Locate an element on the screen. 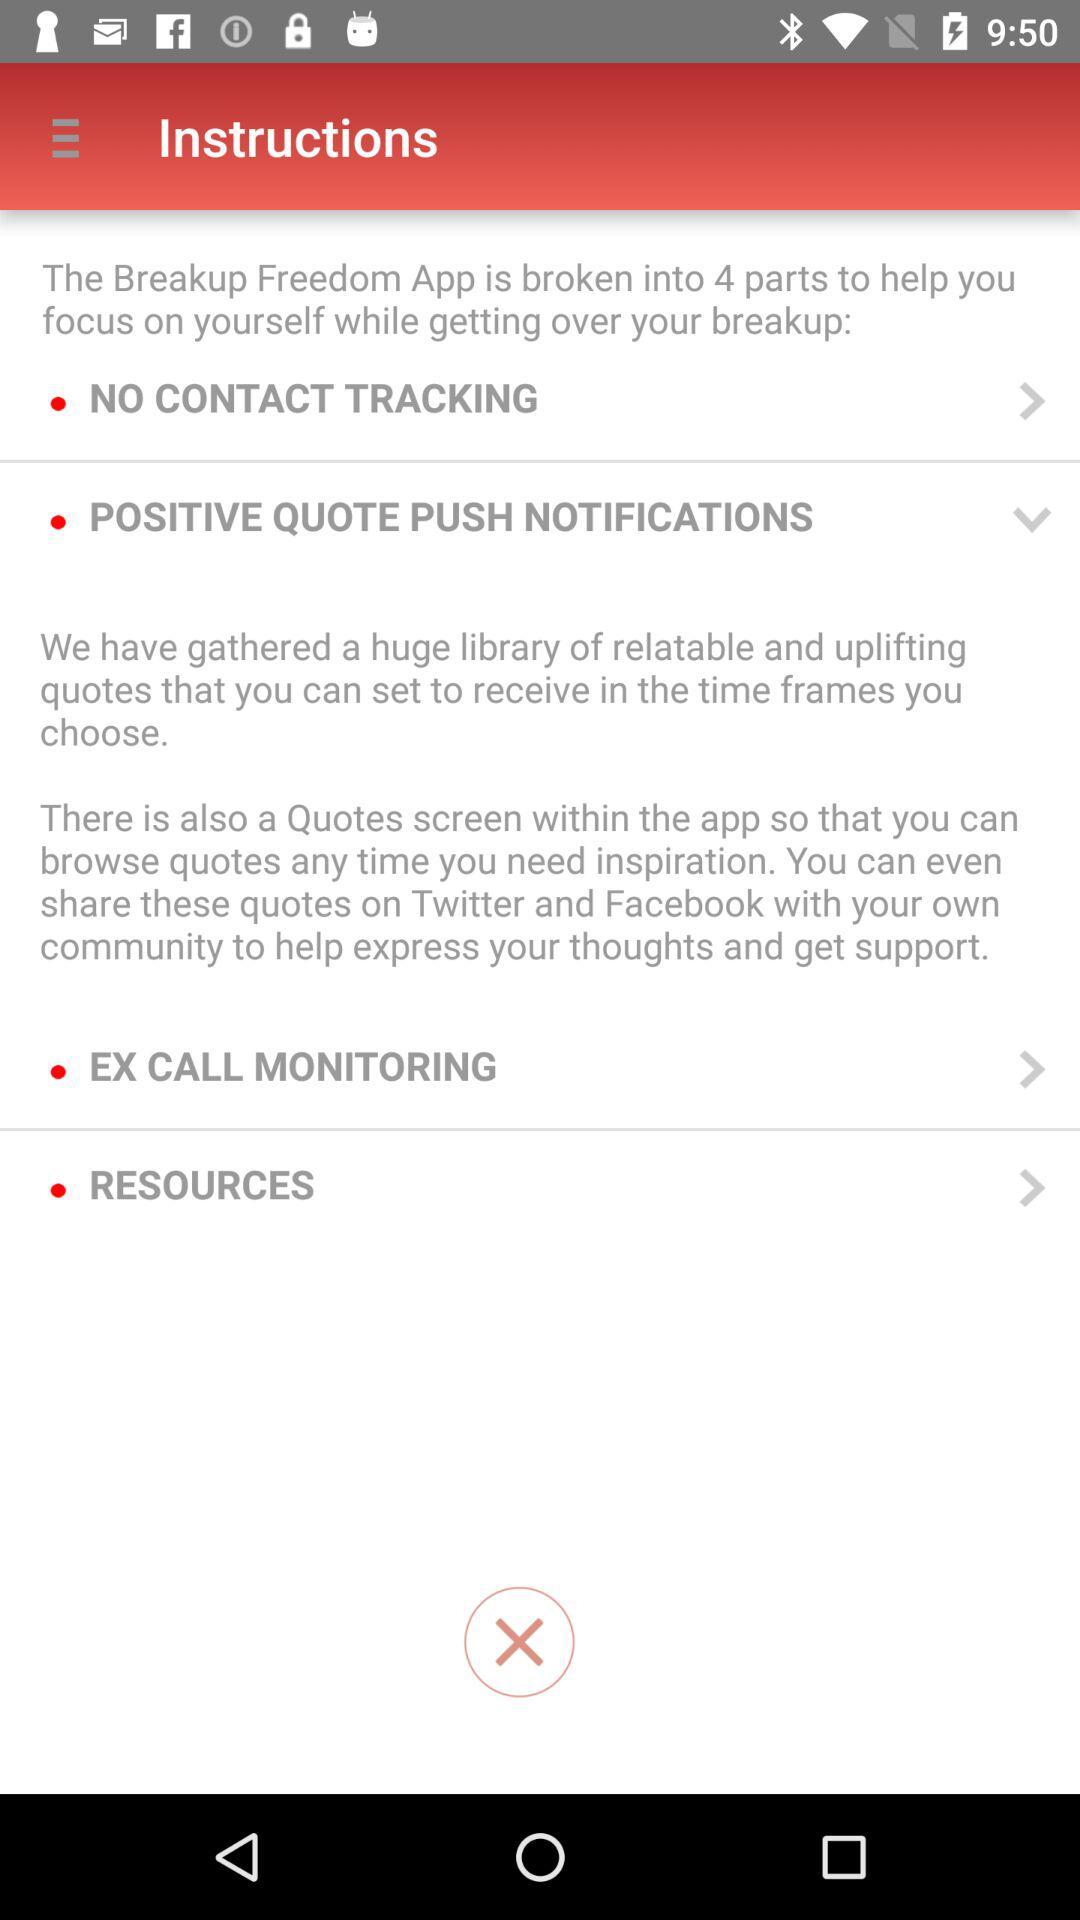 This screenshot has height=1920, width=1080. instructions is located at coordinates (518, 1642).